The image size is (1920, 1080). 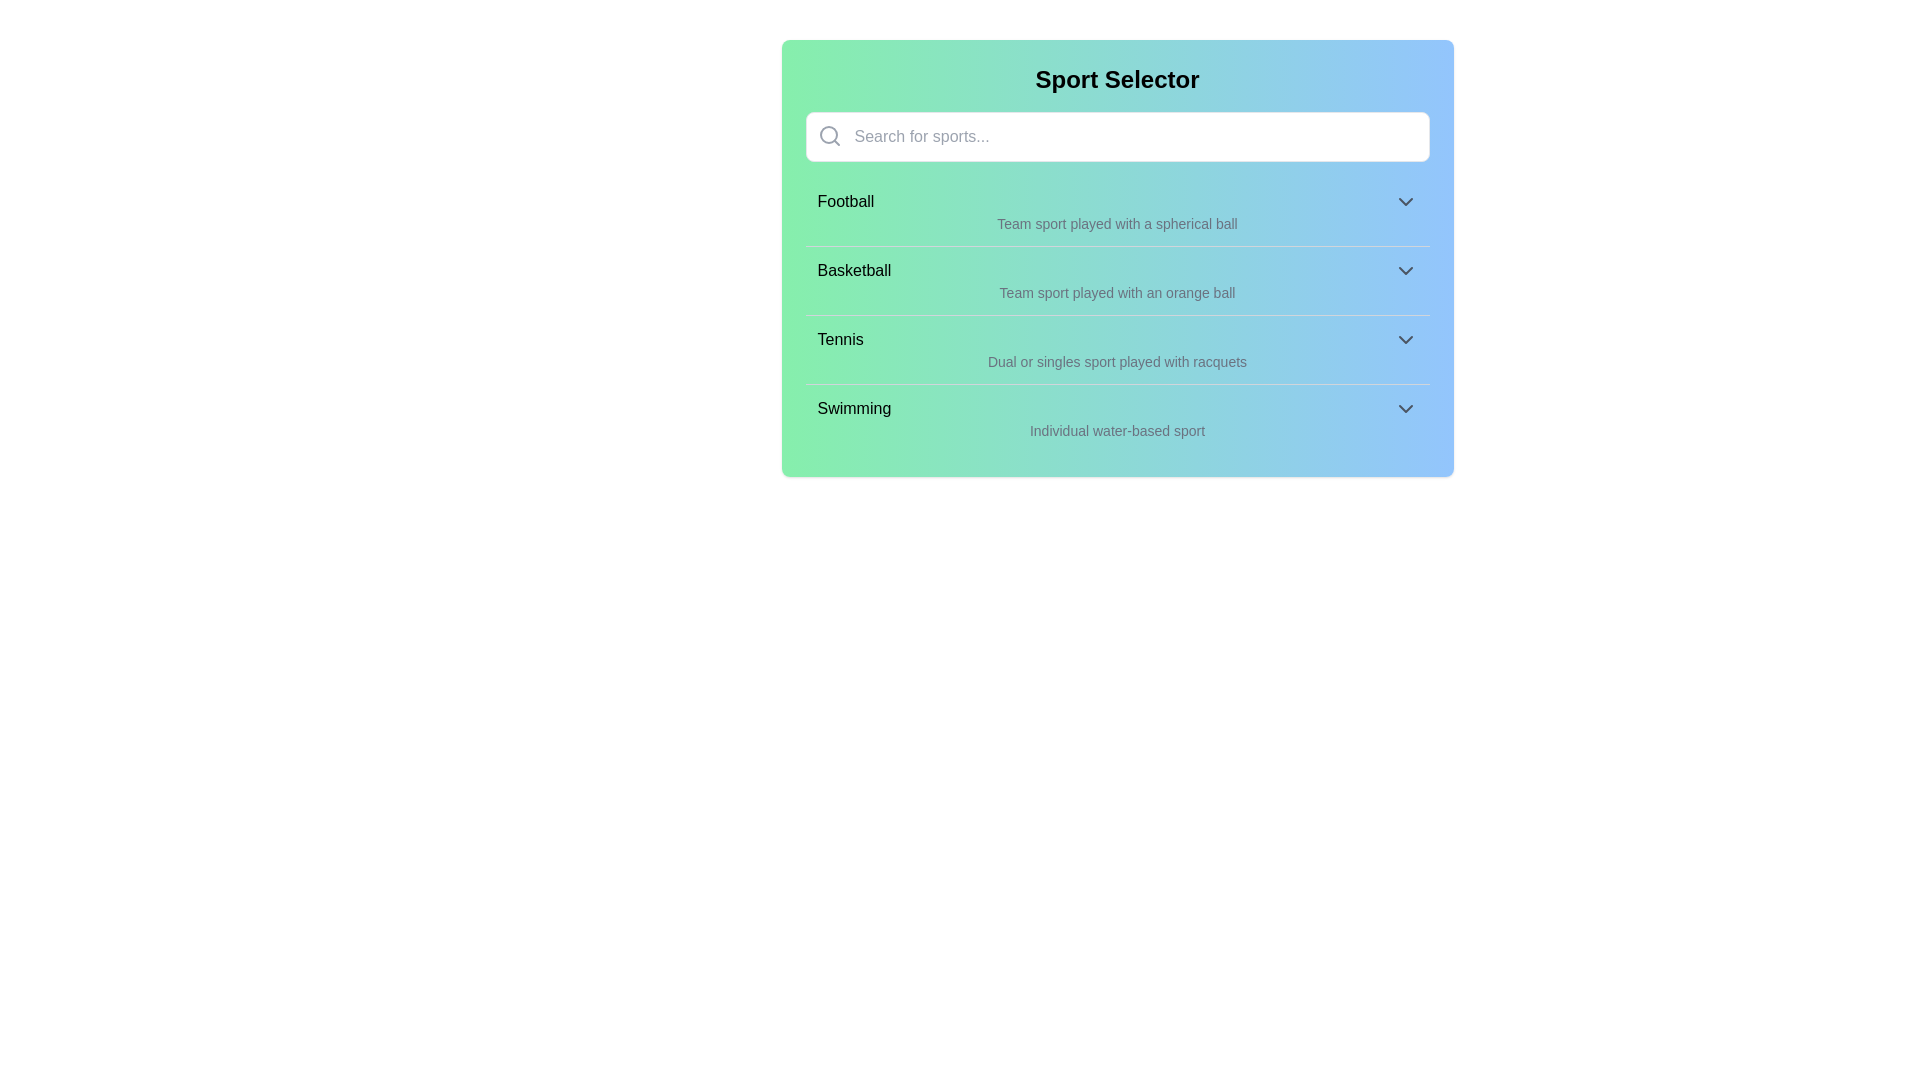 What do you see at coordinates (1116, 348) in the screenshot?
I see `the list item labeled 'Tennis', which features a light green to blue gradient background and a chevron icon on the right` at bounding box center [1116, 348].